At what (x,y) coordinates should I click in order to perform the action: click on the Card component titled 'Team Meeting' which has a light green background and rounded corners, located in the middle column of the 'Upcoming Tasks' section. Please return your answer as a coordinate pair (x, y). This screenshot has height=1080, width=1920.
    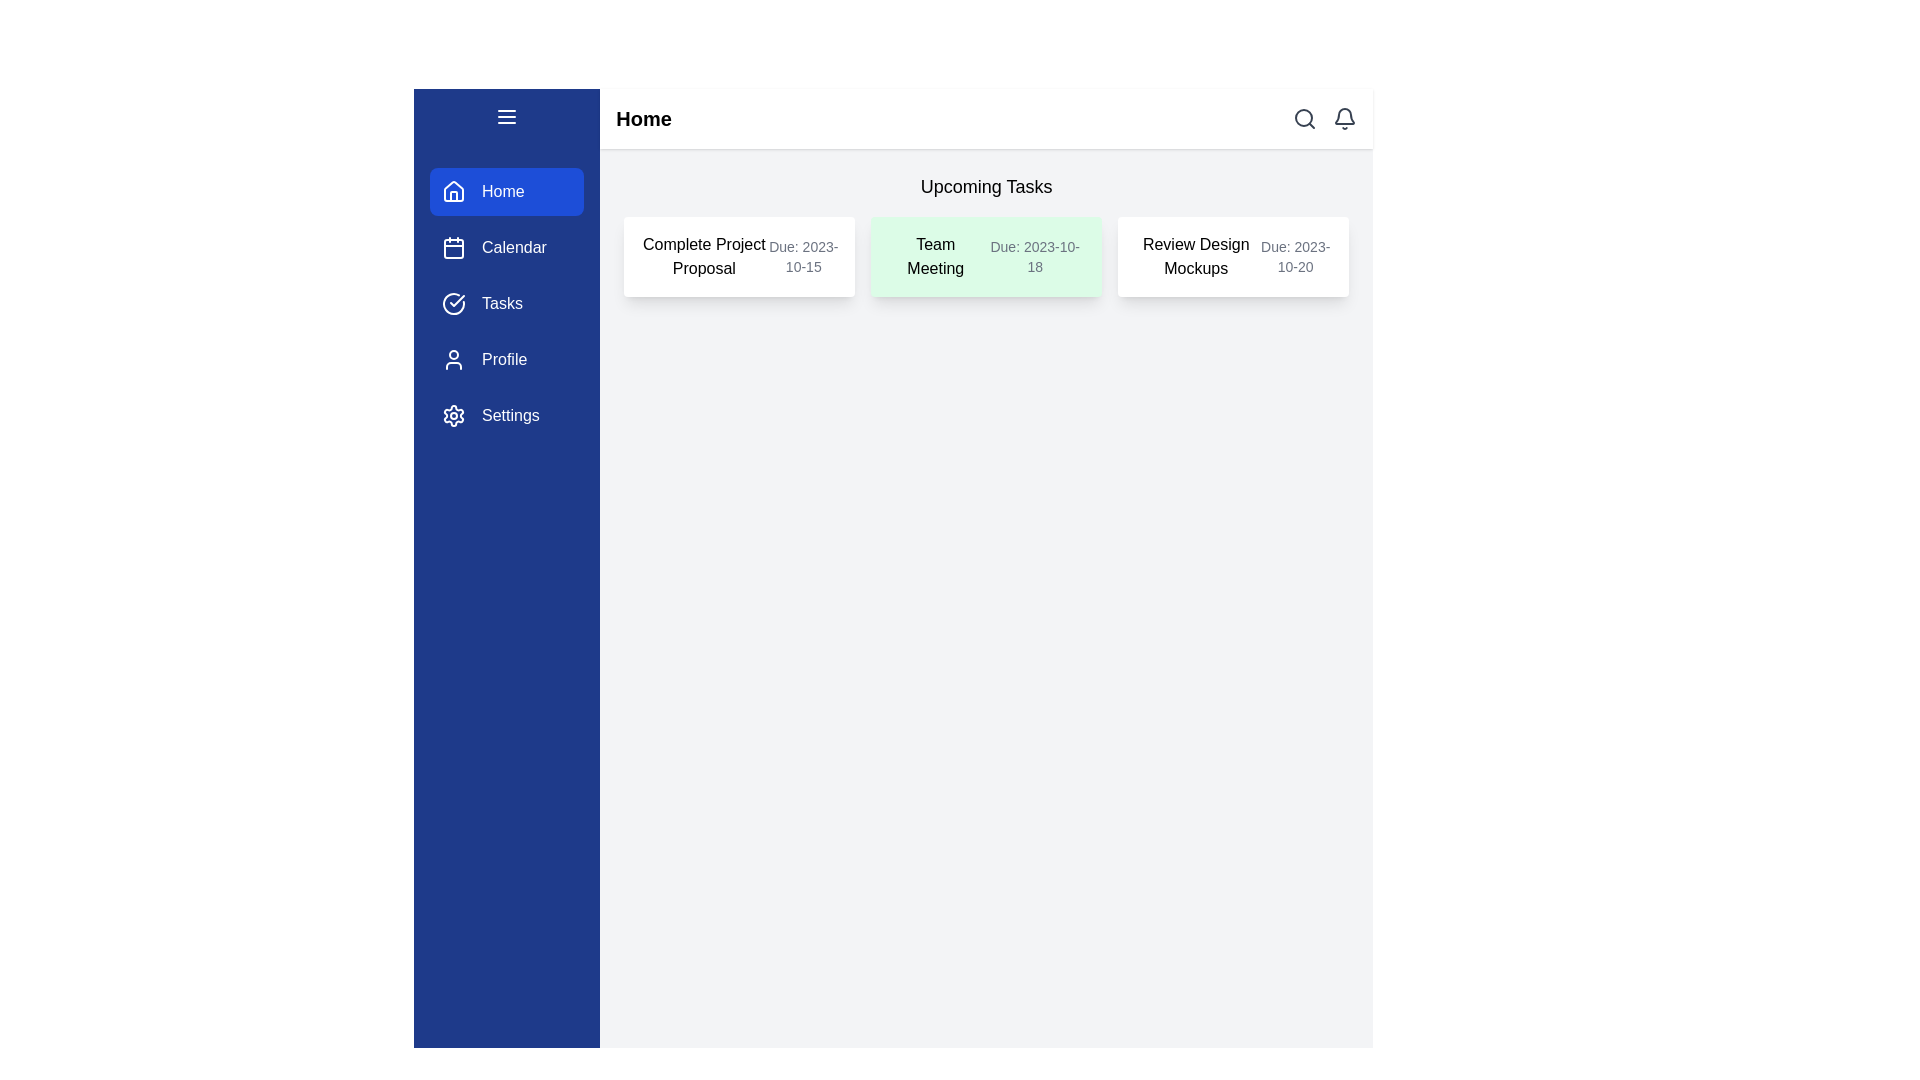
    Looking at the image, I should click on (986, 256).